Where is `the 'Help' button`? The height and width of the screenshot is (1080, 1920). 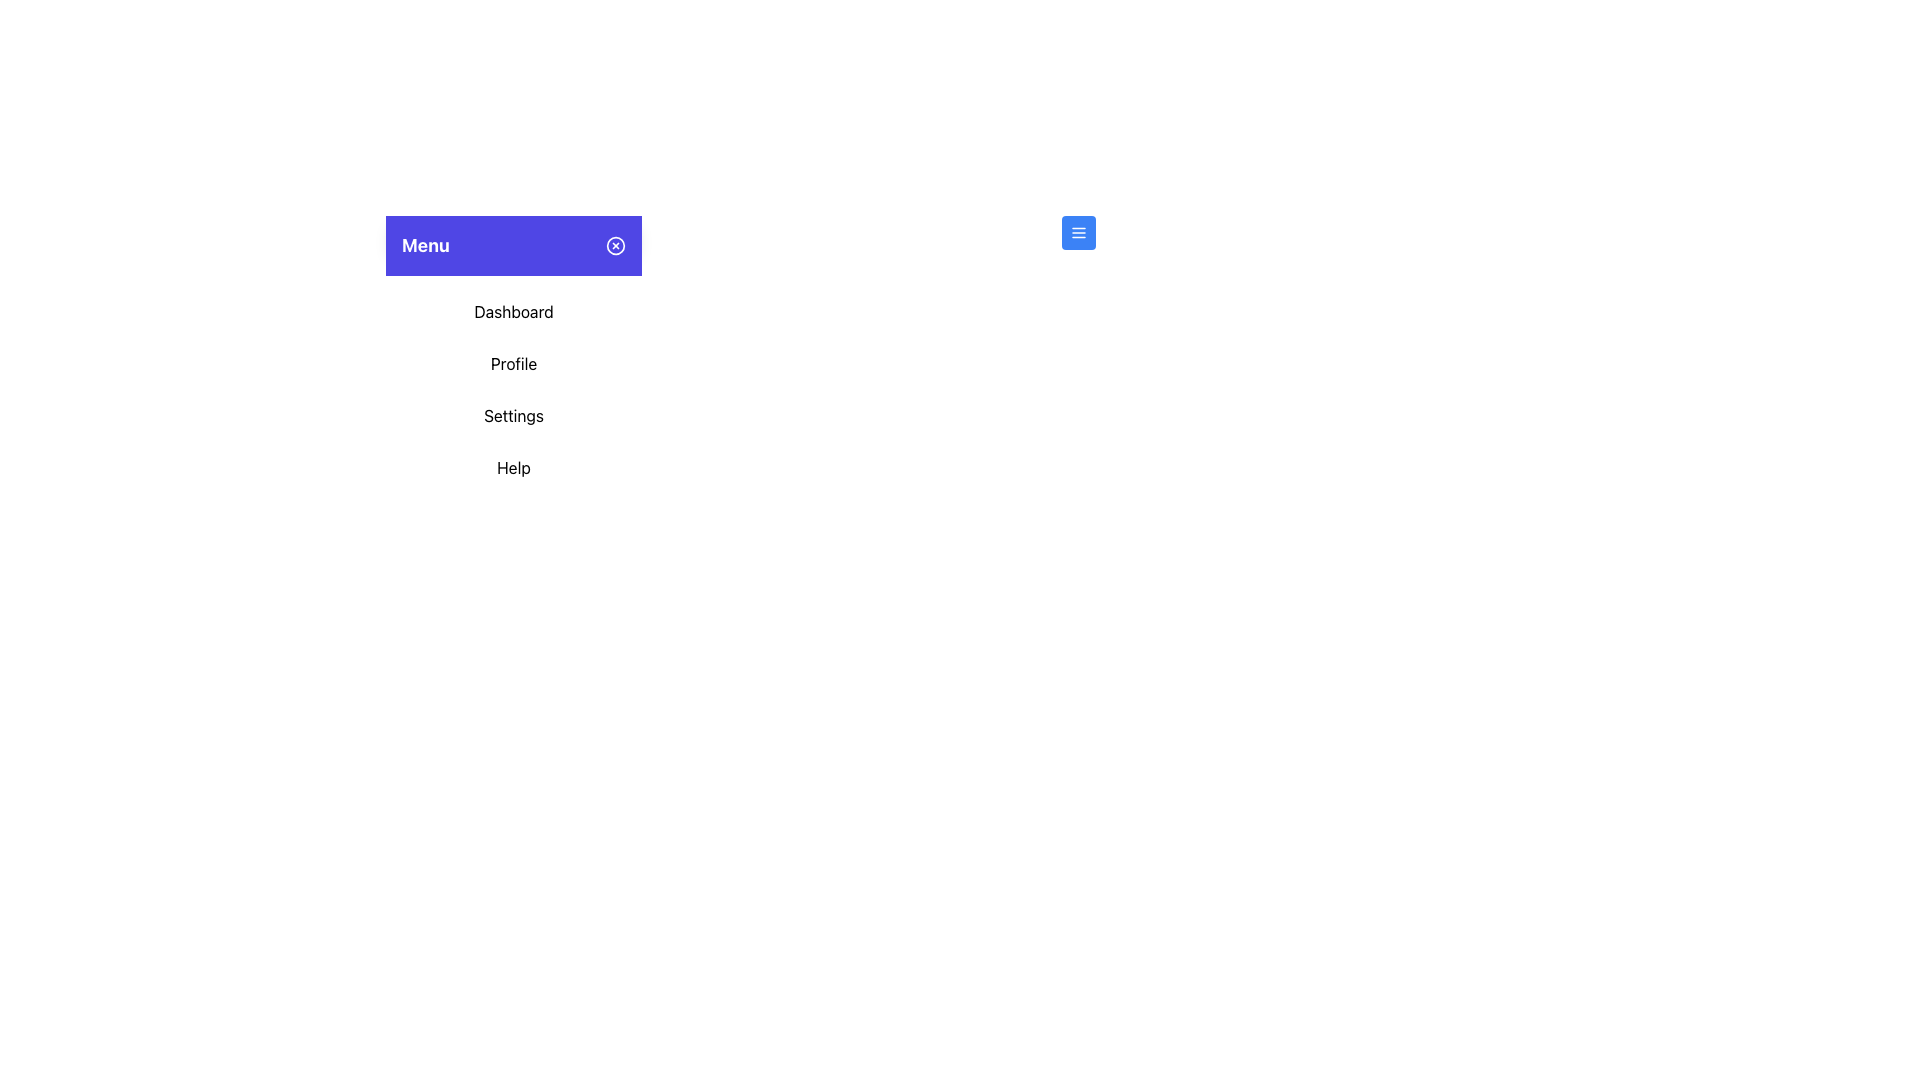
the 'Help' button is located at coordinates (513, 467).